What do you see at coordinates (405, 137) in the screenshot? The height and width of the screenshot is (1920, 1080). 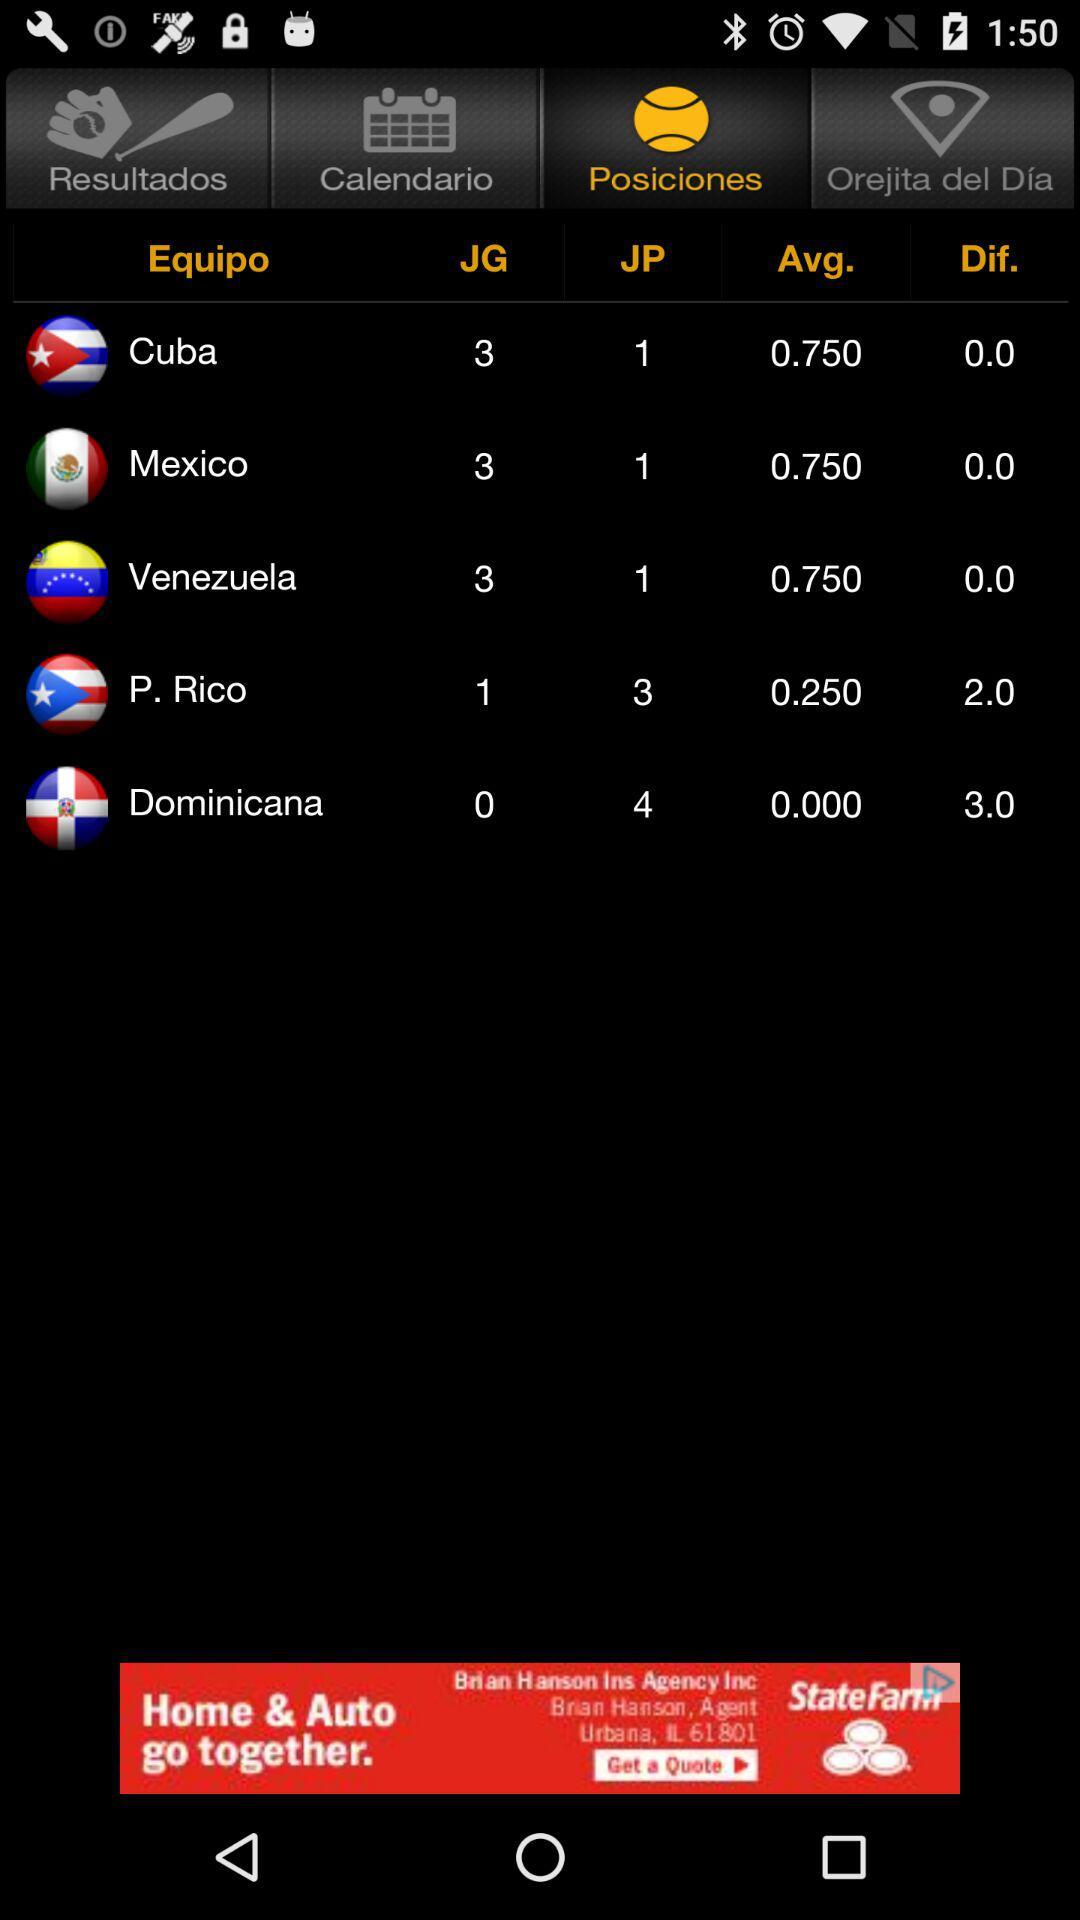 I see `calender of different games` at bounding box center [405, 137].